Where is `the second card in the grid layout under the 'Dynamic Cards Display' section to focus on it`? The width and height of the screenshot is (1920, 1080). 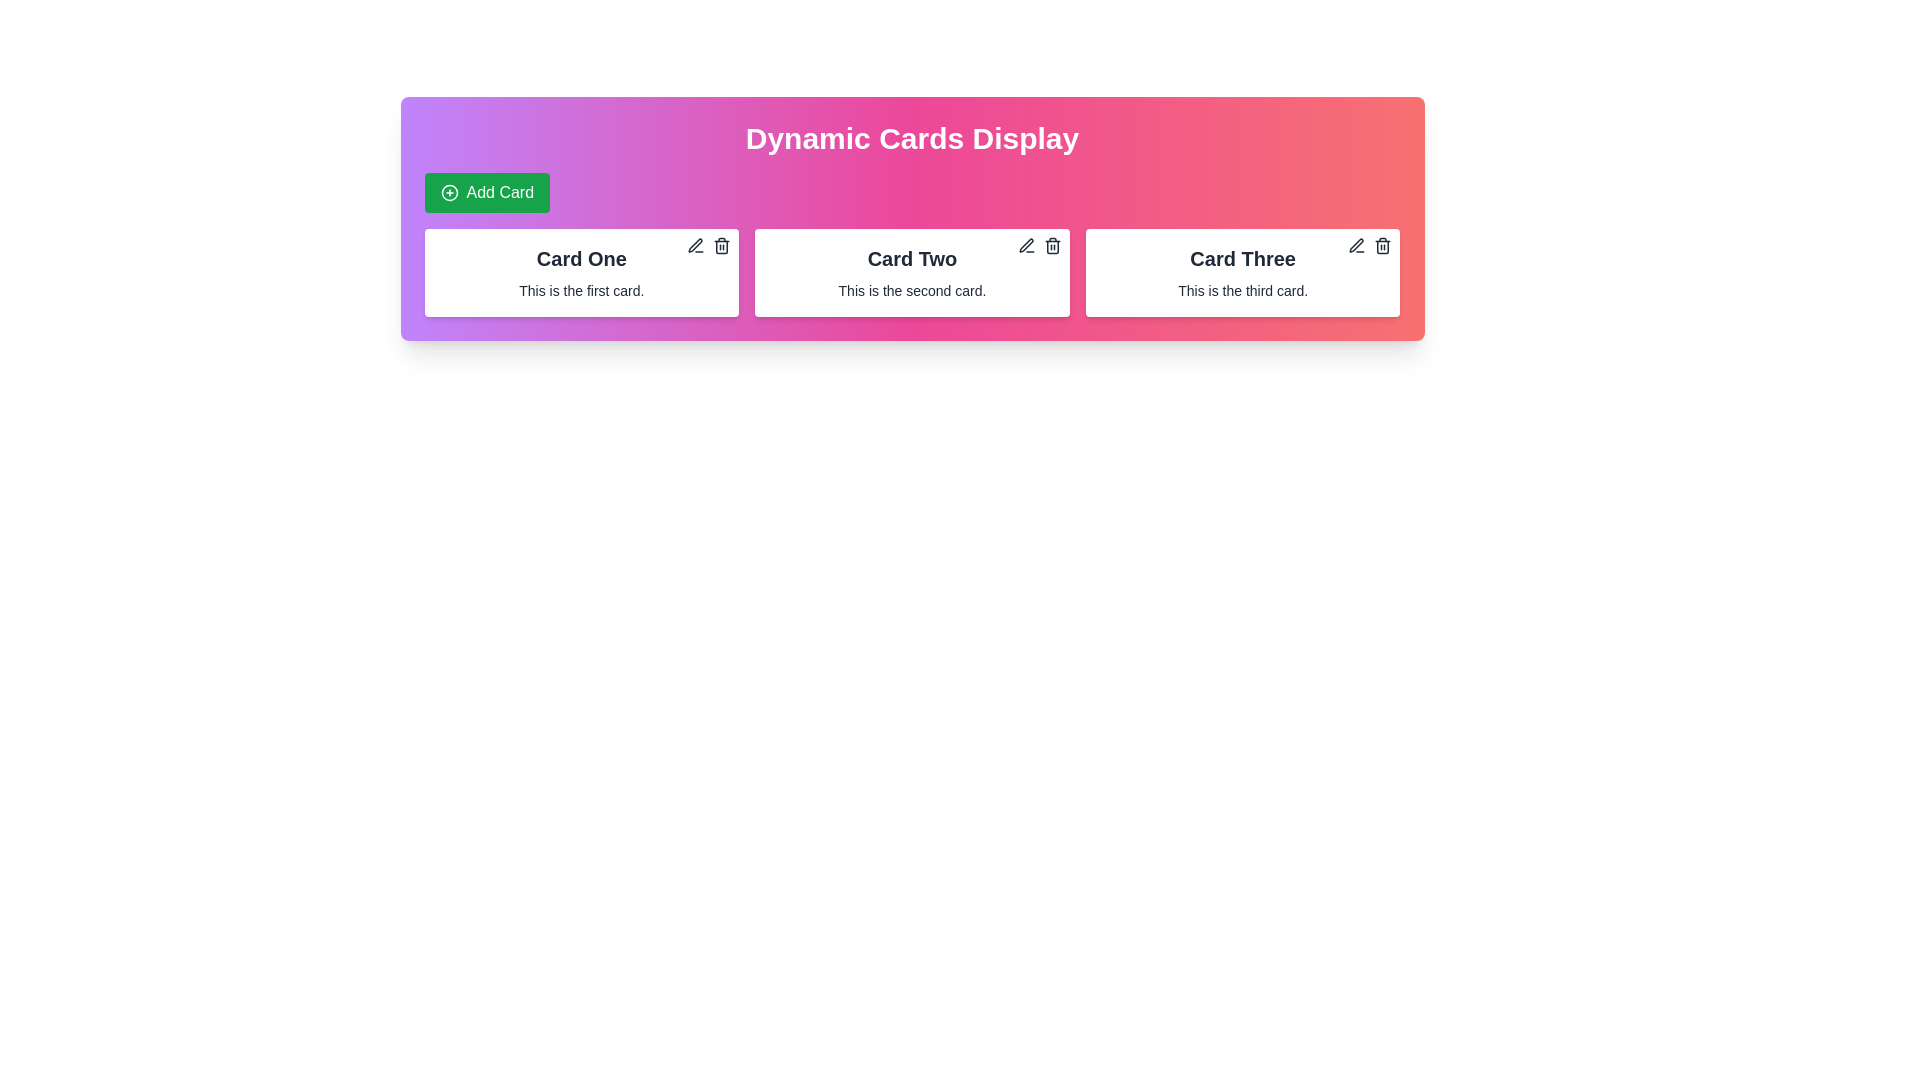
the second card in the grid layout under the 'Dynamic Cards Display' section to focus on it is located at coordinates (911, 273).